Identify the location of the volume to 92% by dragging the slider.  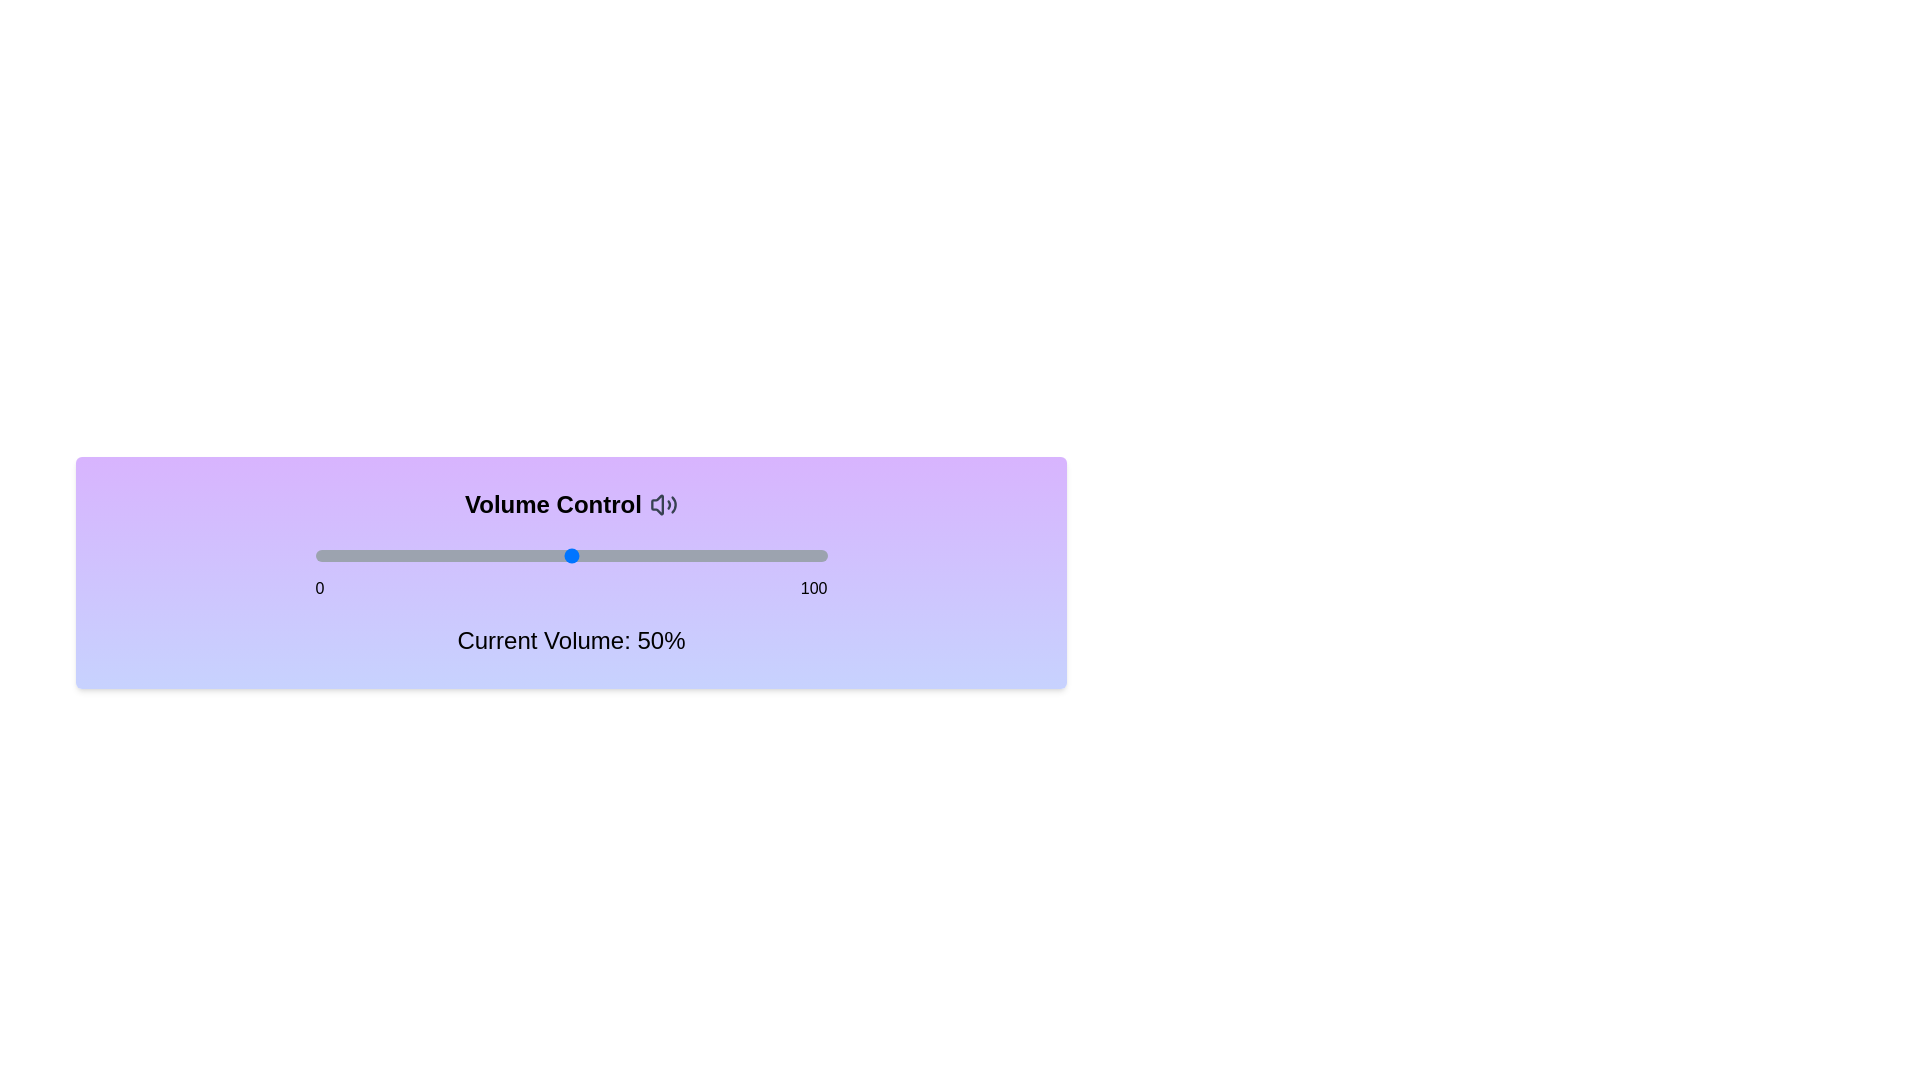
(785, 555).